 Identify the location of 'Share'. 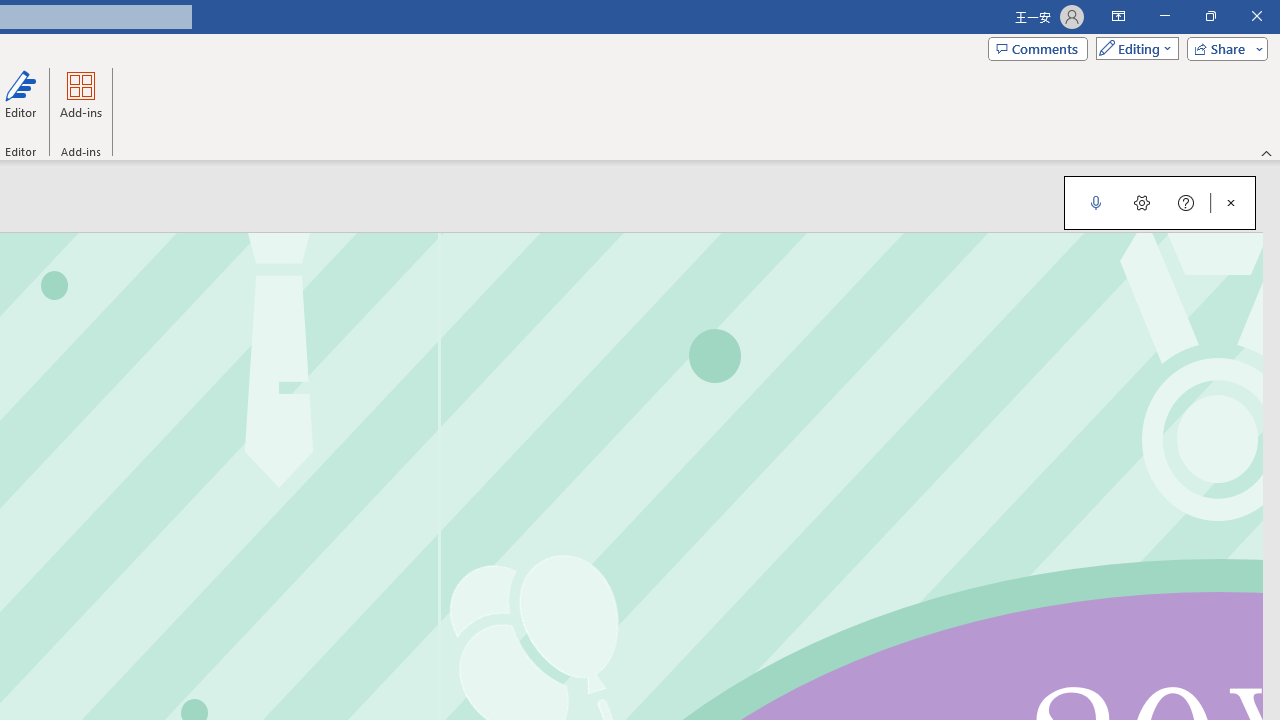
(1222, 47).